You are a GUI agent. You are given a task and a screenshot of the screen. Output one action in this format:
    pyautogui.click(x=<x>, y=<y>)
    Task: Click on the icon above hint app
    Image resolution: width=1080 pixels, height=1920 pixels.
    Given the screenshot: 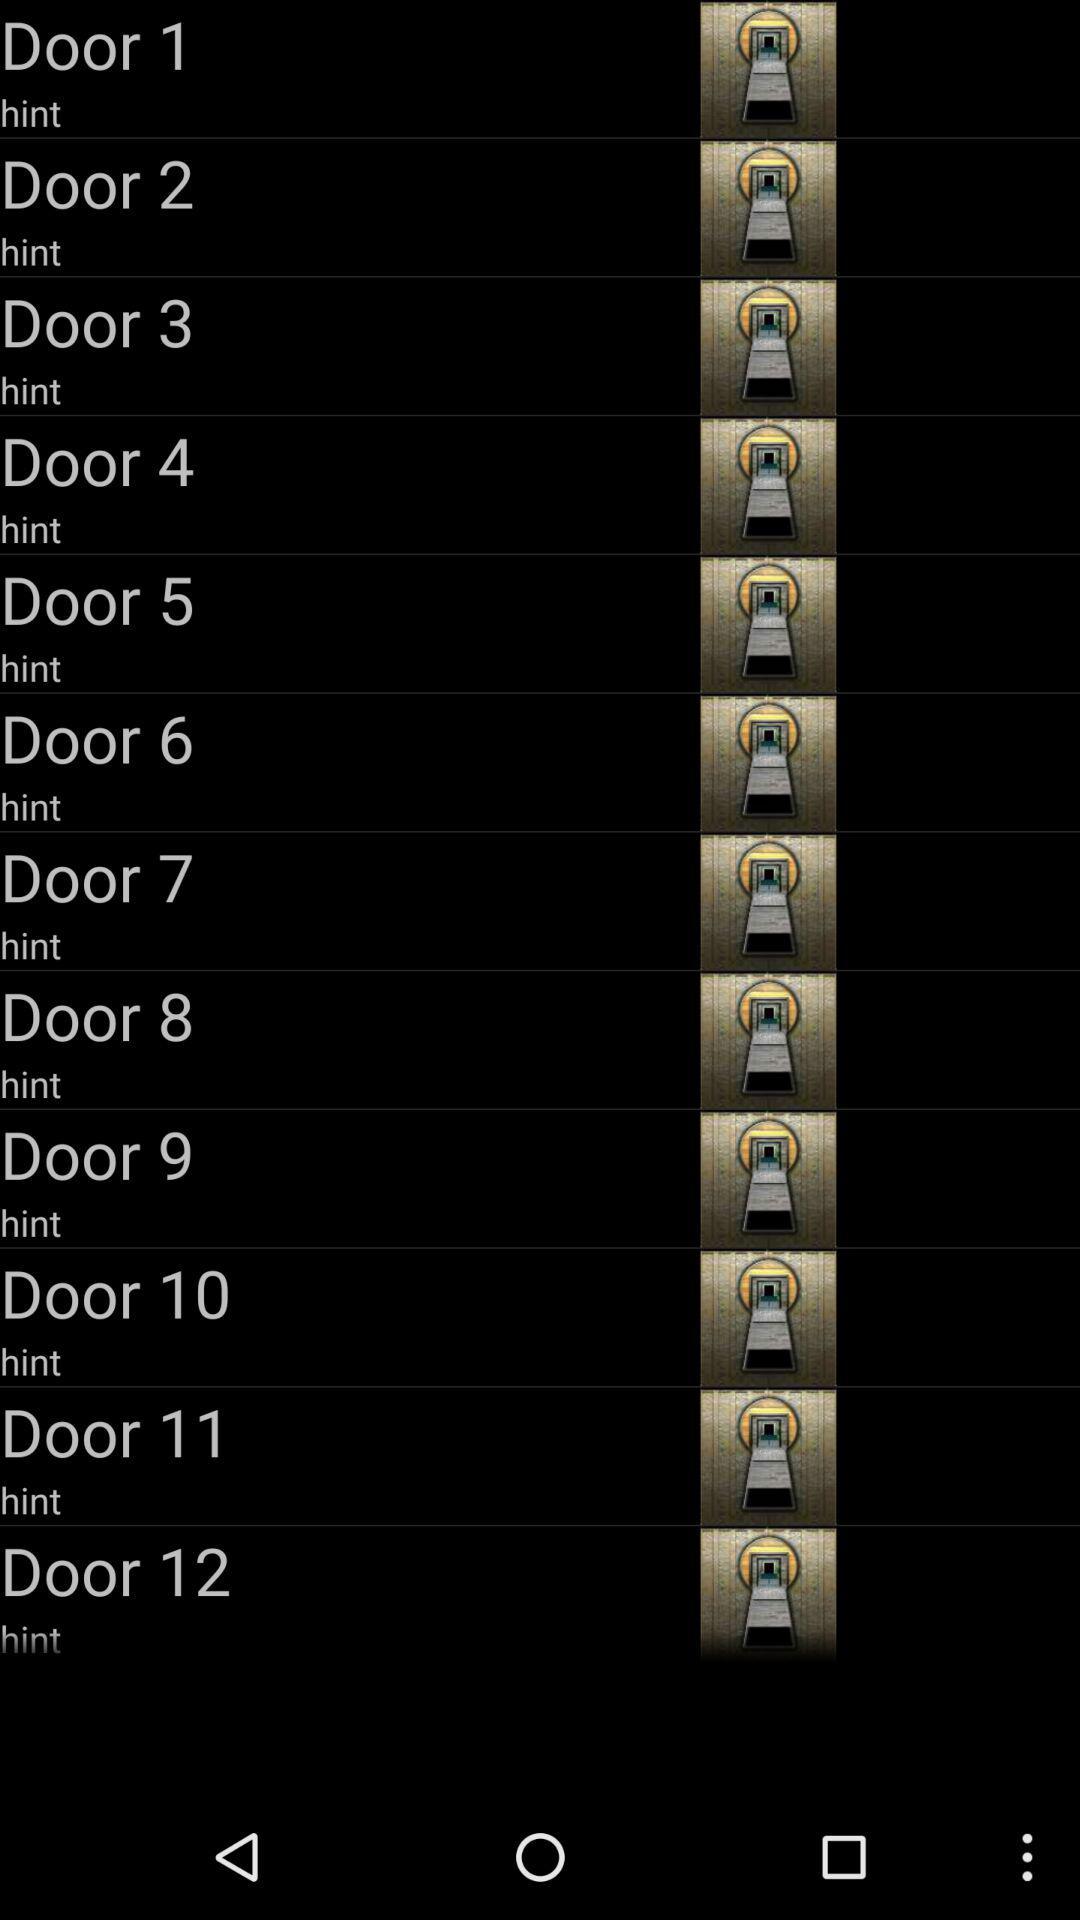 What is the action you would take?
    pyautogui.click(x=346, y=1015)
    